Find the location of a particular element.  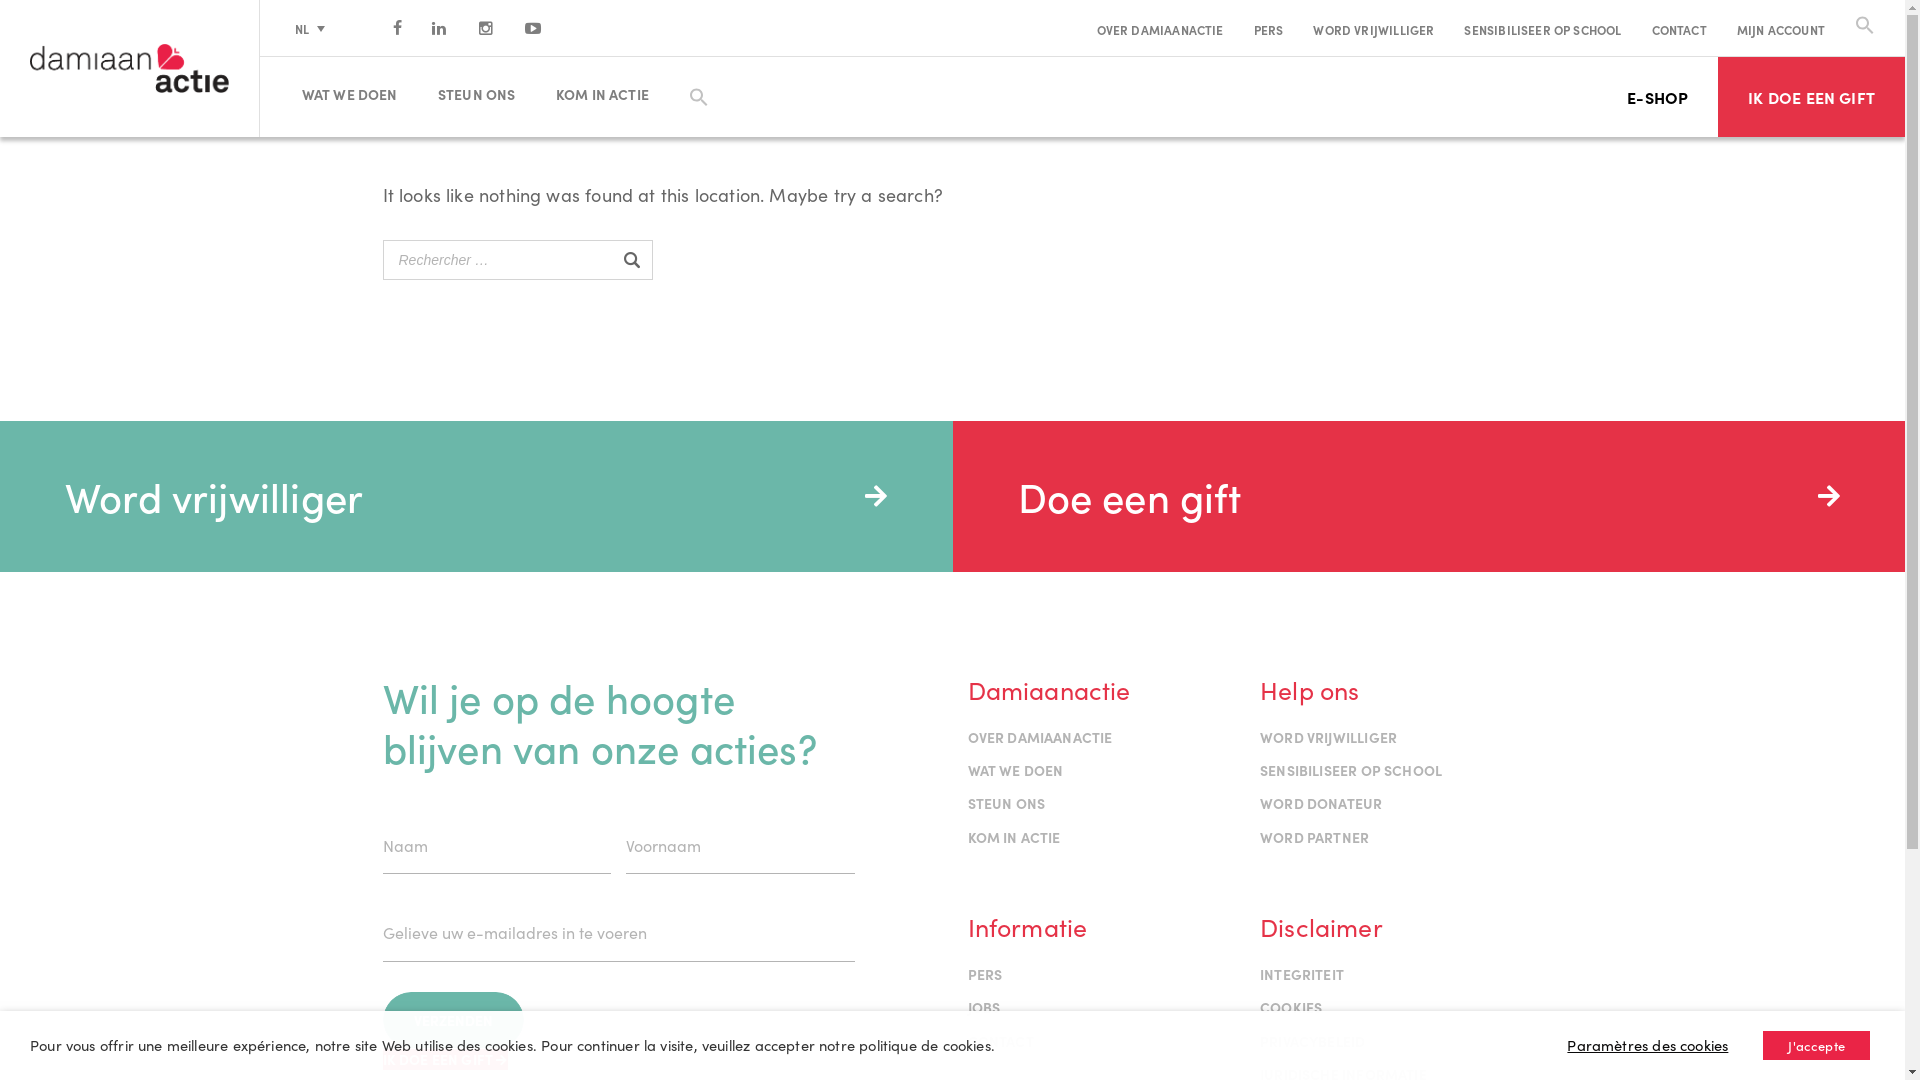

'E-SHOP' is located at coordinates (1657, 96).